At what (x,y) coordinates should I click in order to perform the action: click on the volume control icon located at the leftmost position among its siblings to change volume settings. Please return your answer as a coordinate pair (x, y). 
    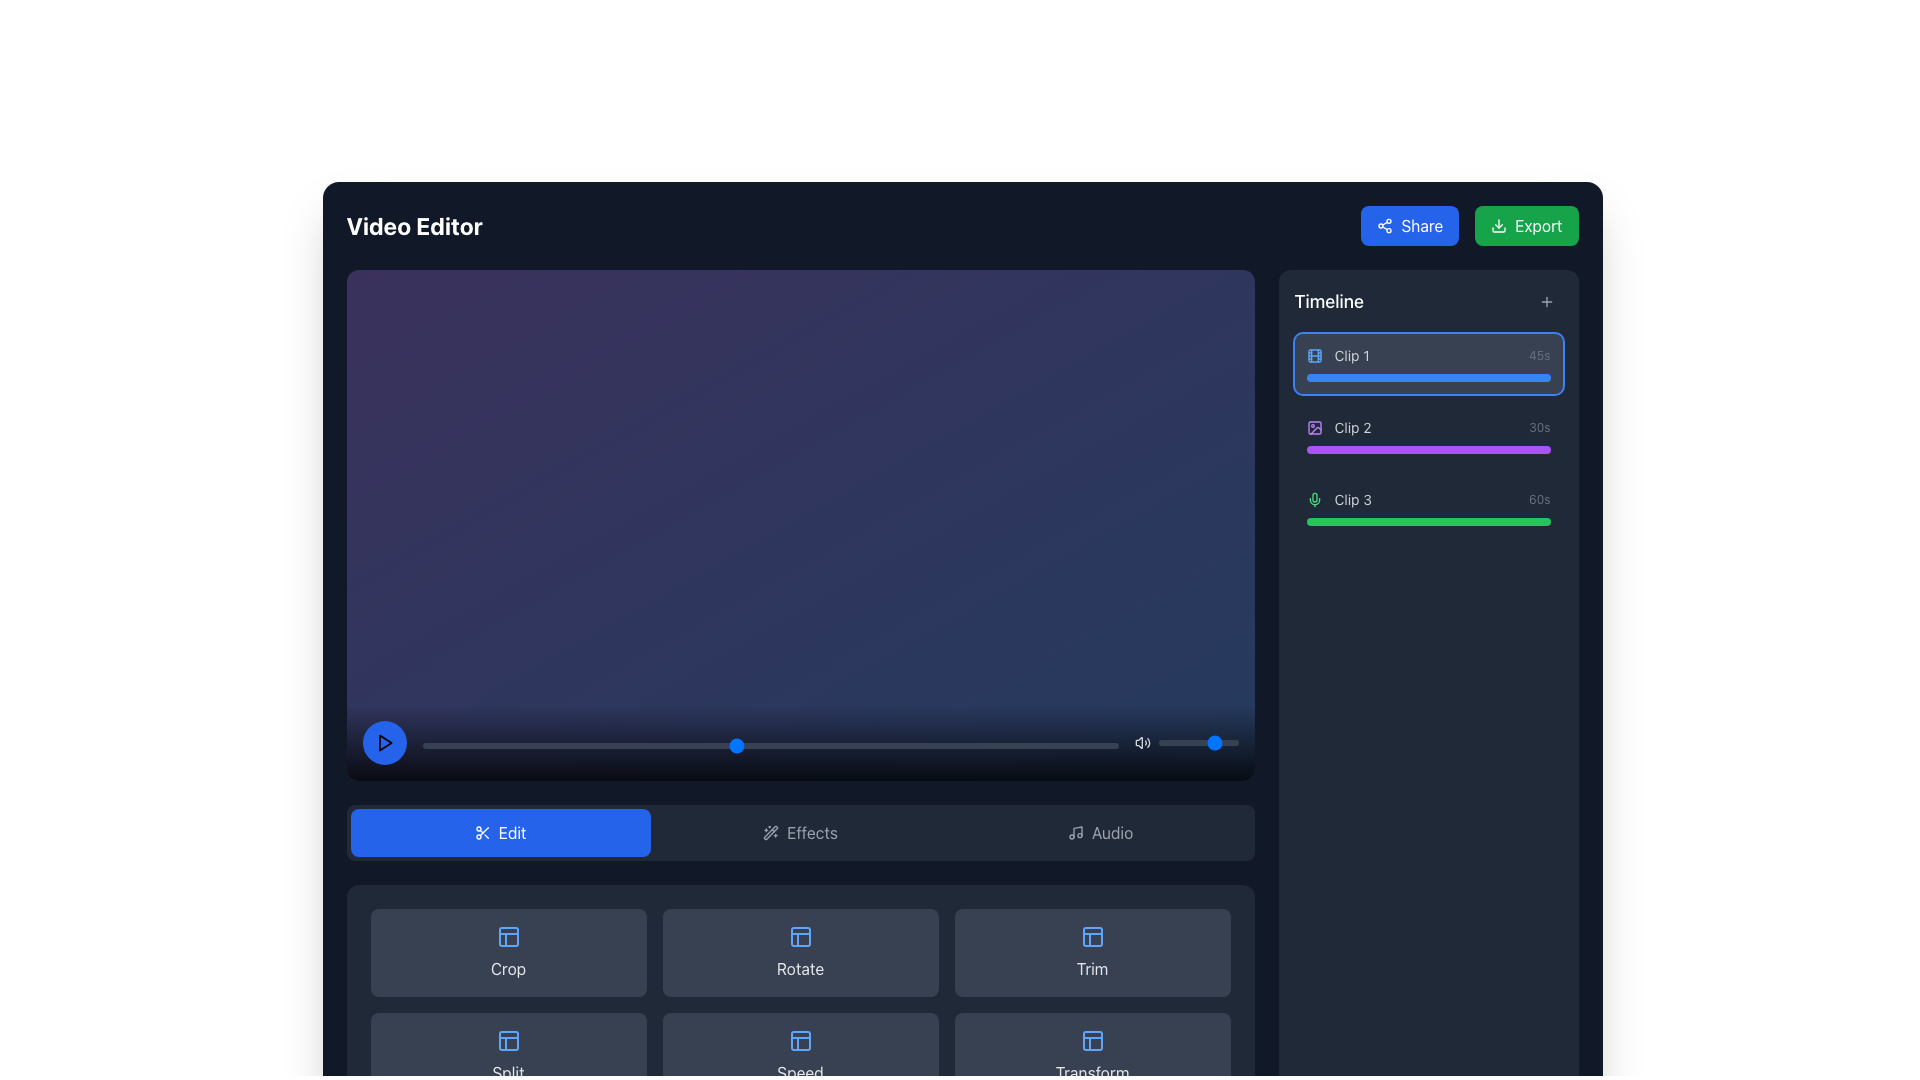
    Looking at the image, I should click on (1142, 742).